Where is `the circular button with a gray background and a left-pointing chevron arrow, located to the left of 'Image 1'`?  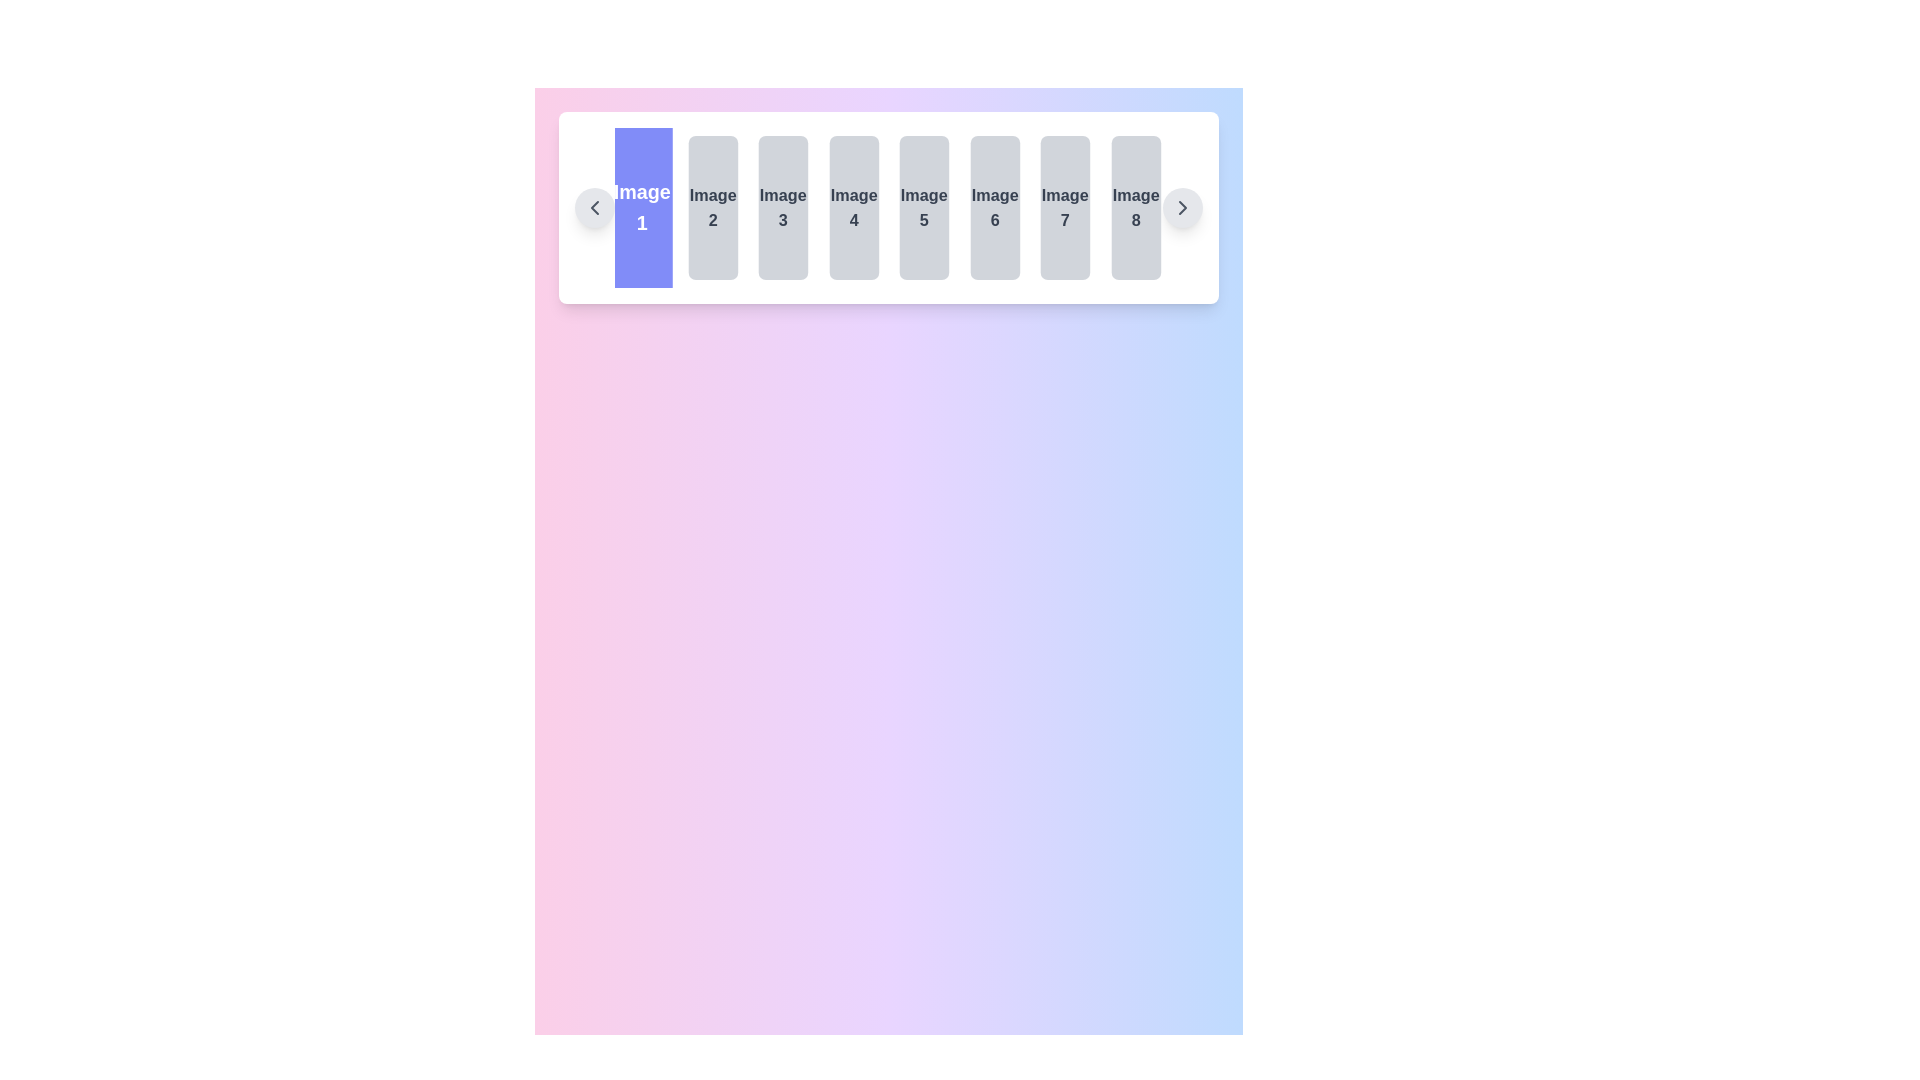
the circular button with a gray background and a left-pointing chevron arrow, located to the left of 'Image 1' is located at coordinates (594, 208).